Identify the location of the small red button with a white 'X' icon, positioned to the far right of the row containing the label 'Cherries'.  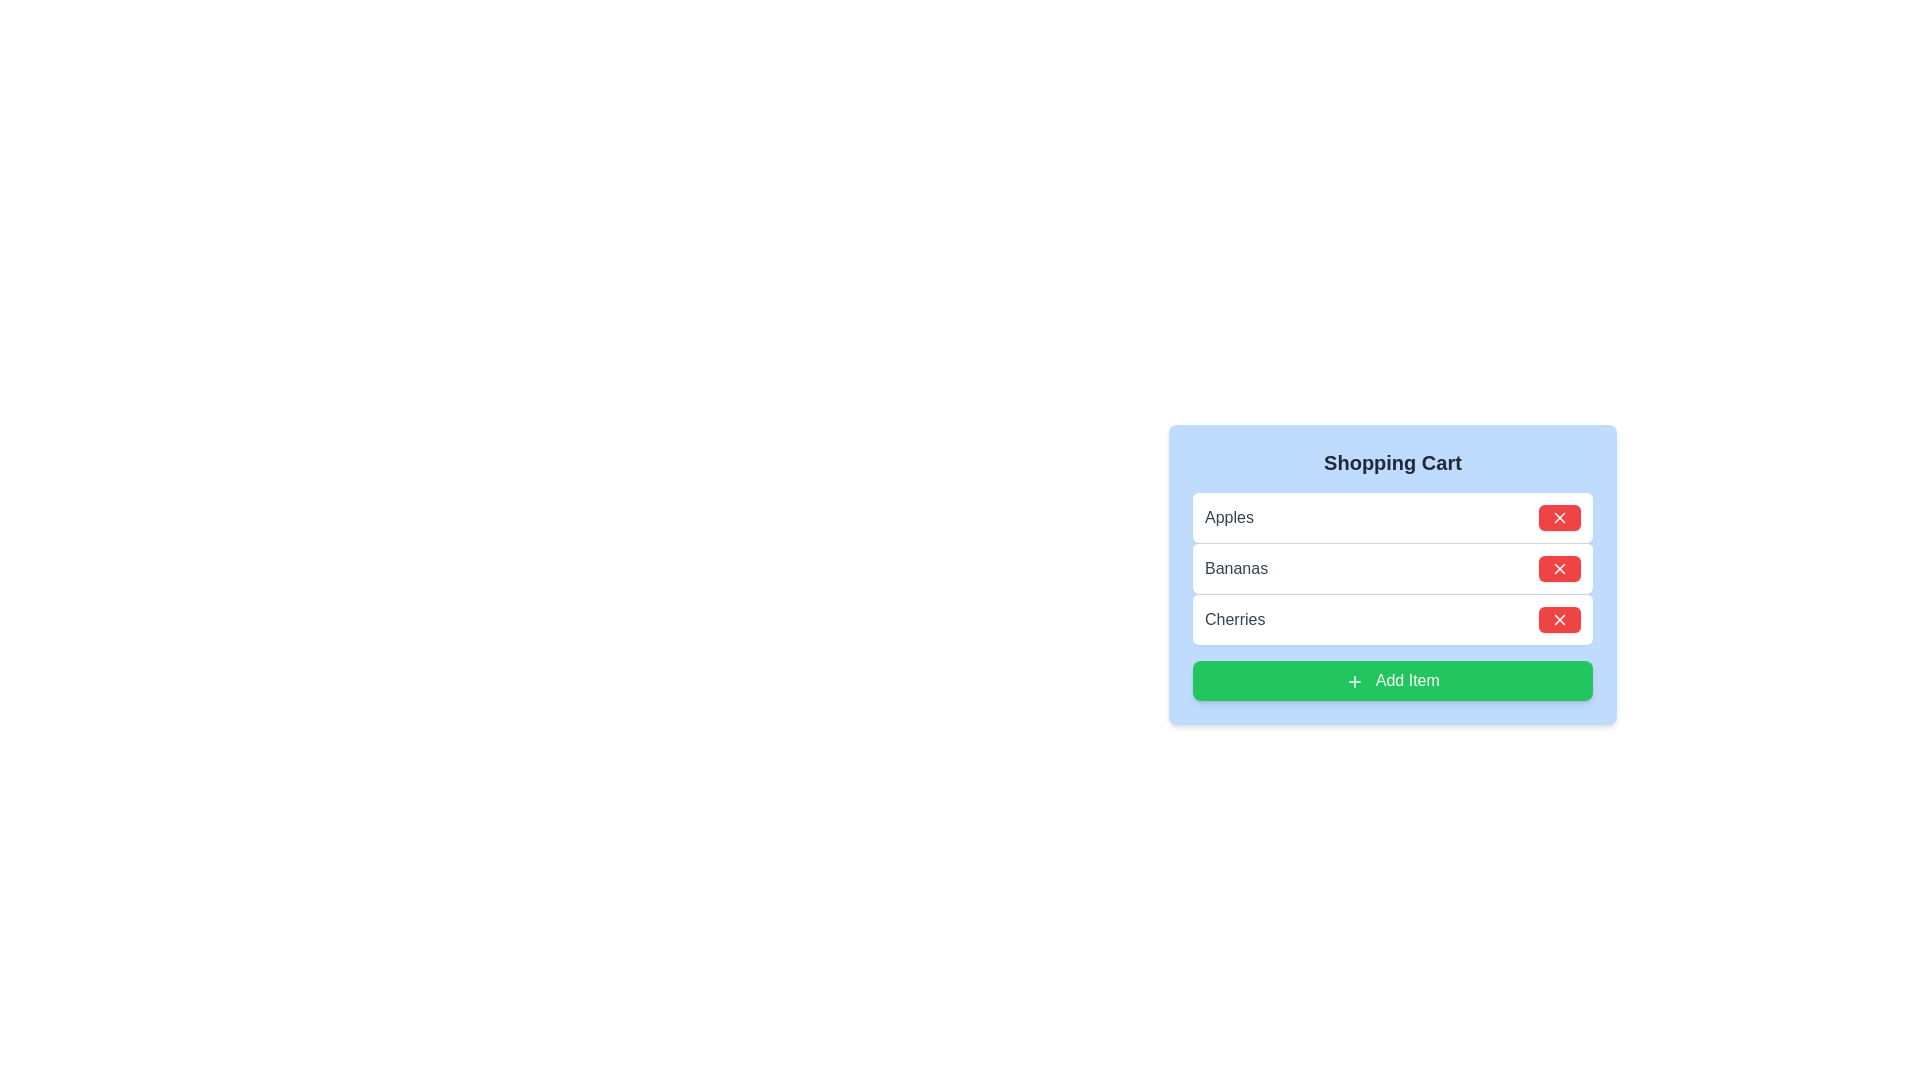
(1559, 619).